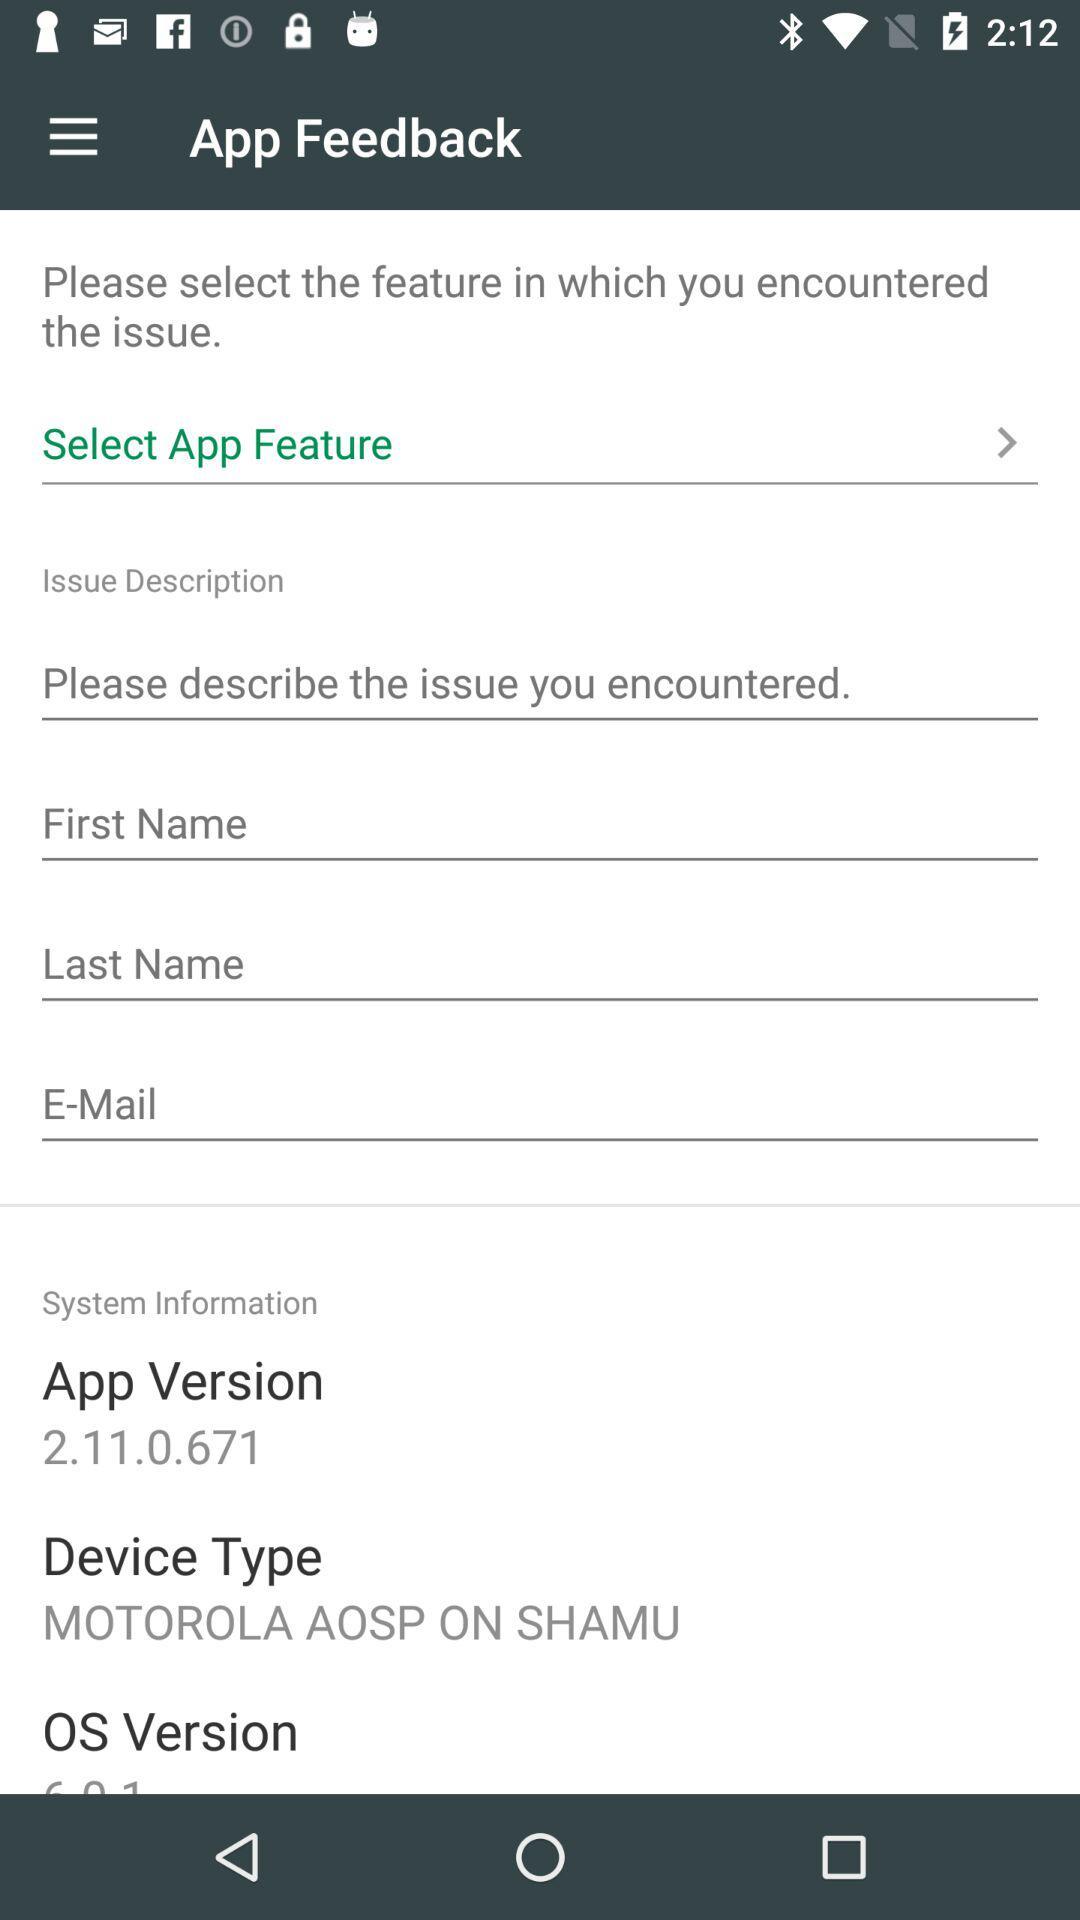 The height and width of the screenshot is (1920, 1080). Describe the element at coordinates (540, 1104) in the screenshot. I see `the place to enter in your email for a delivery sight` at that location.